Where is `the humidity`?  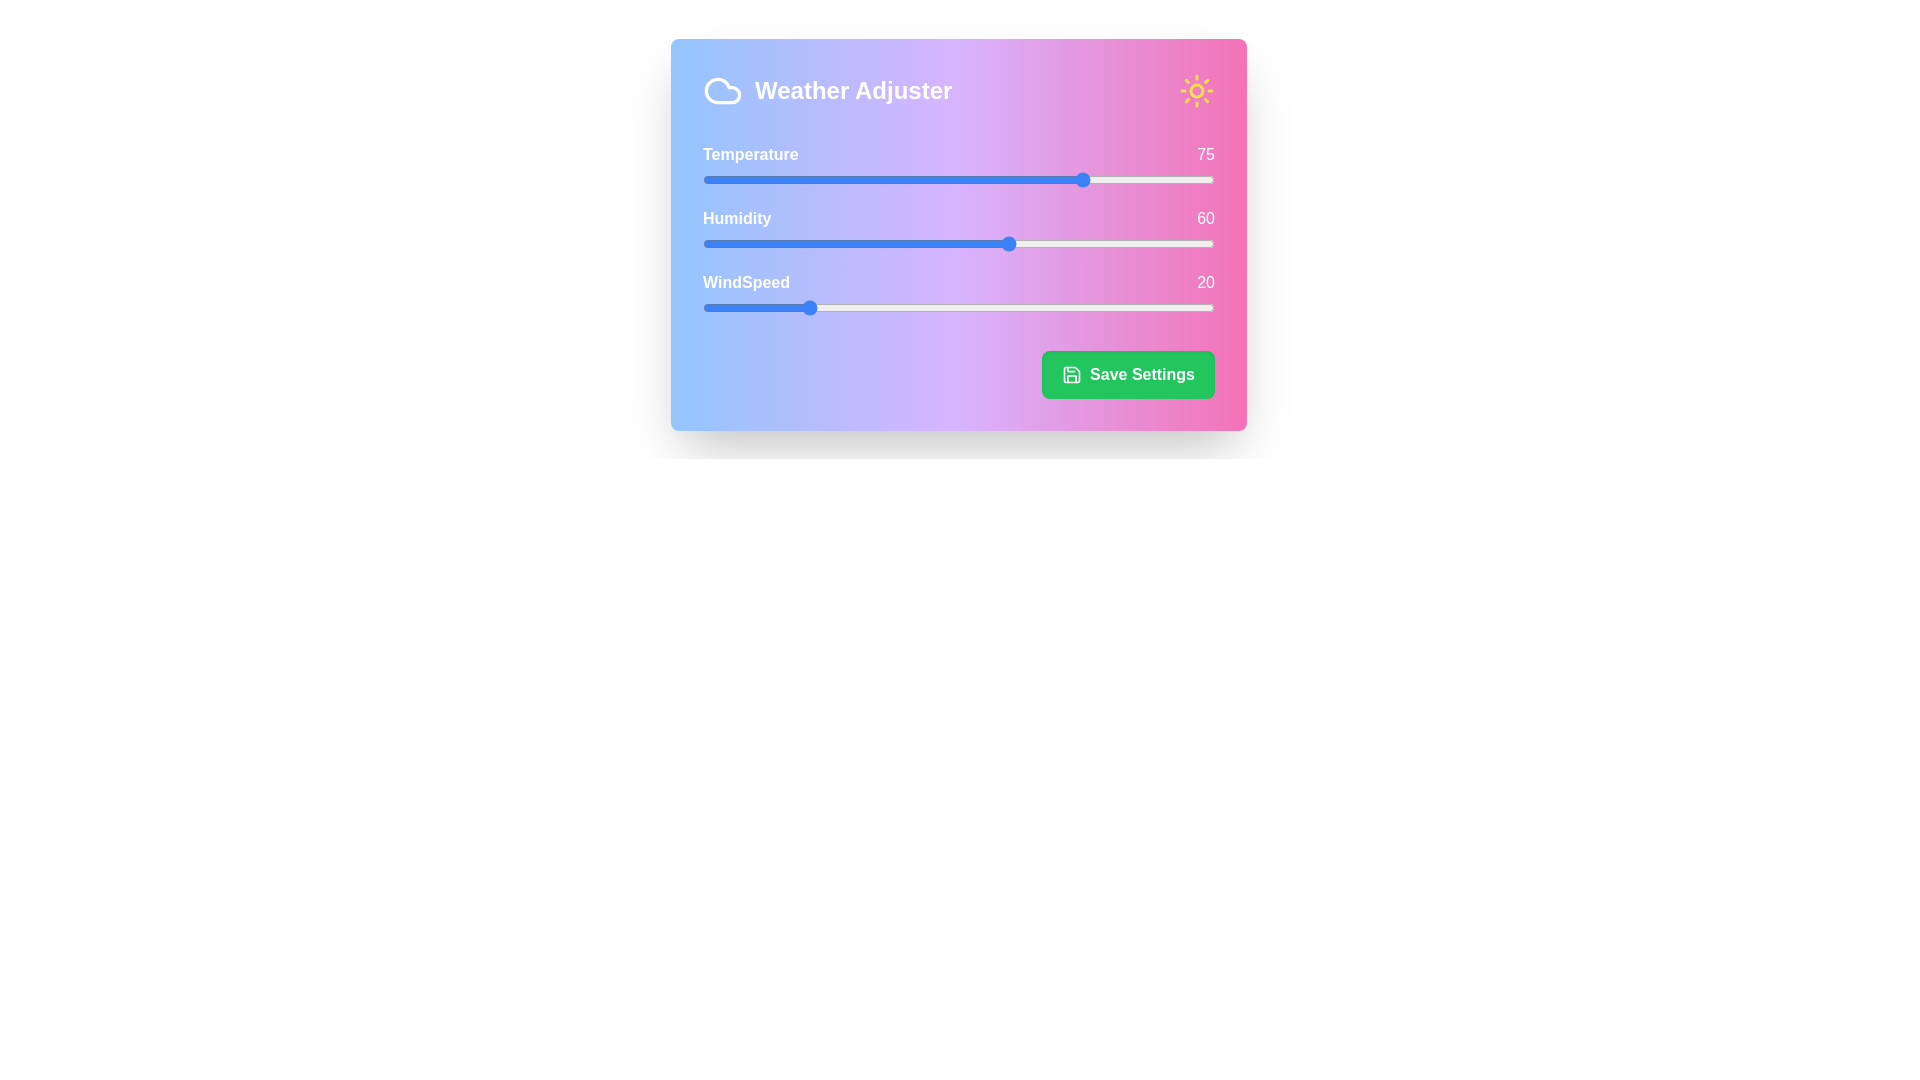 the humidity is located at coordinates (702, 242).